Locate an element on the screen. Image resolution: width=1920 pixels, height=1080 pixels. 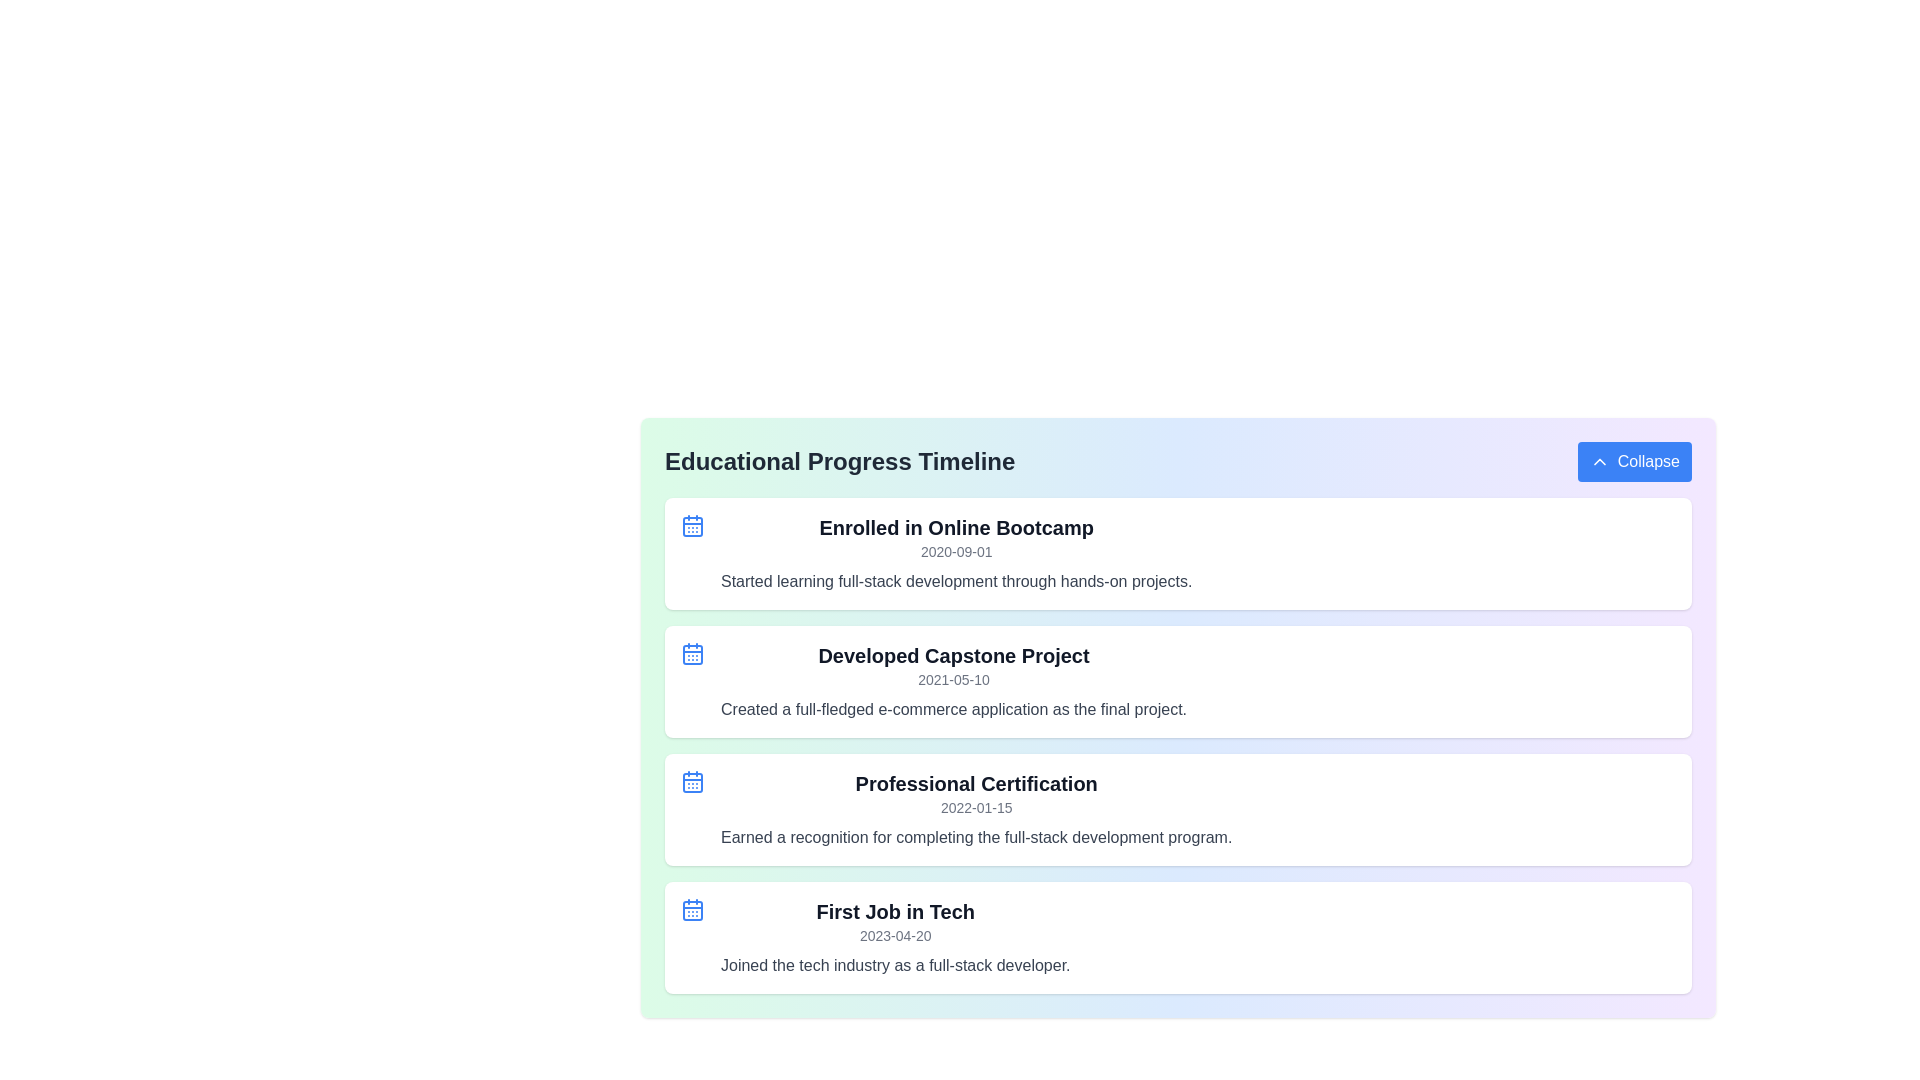
title 'Developed Capstone Project' from the second timeline entry in the list to understand the milestone is located at coordinates (953, 681).